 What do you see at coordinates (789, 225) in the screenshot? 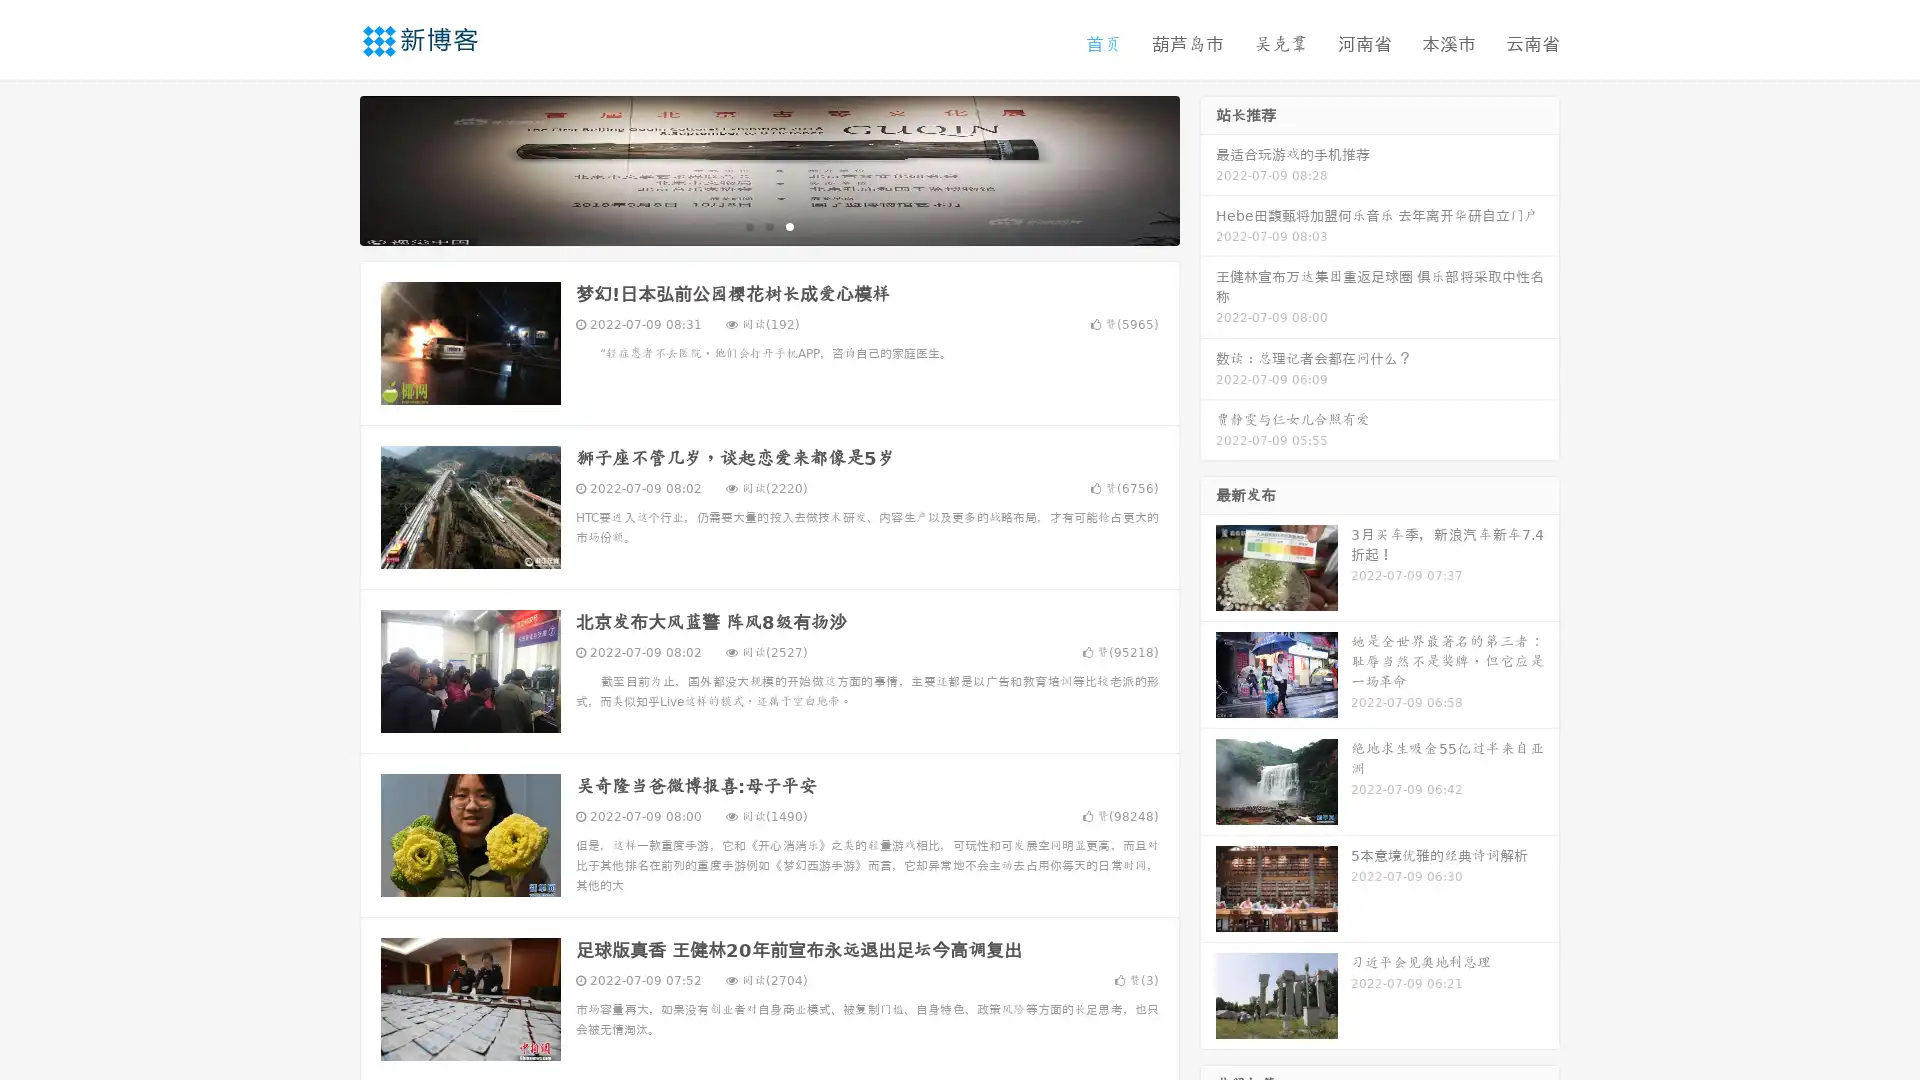
I see `Go to slide 3` at bounding box center [789, 225].